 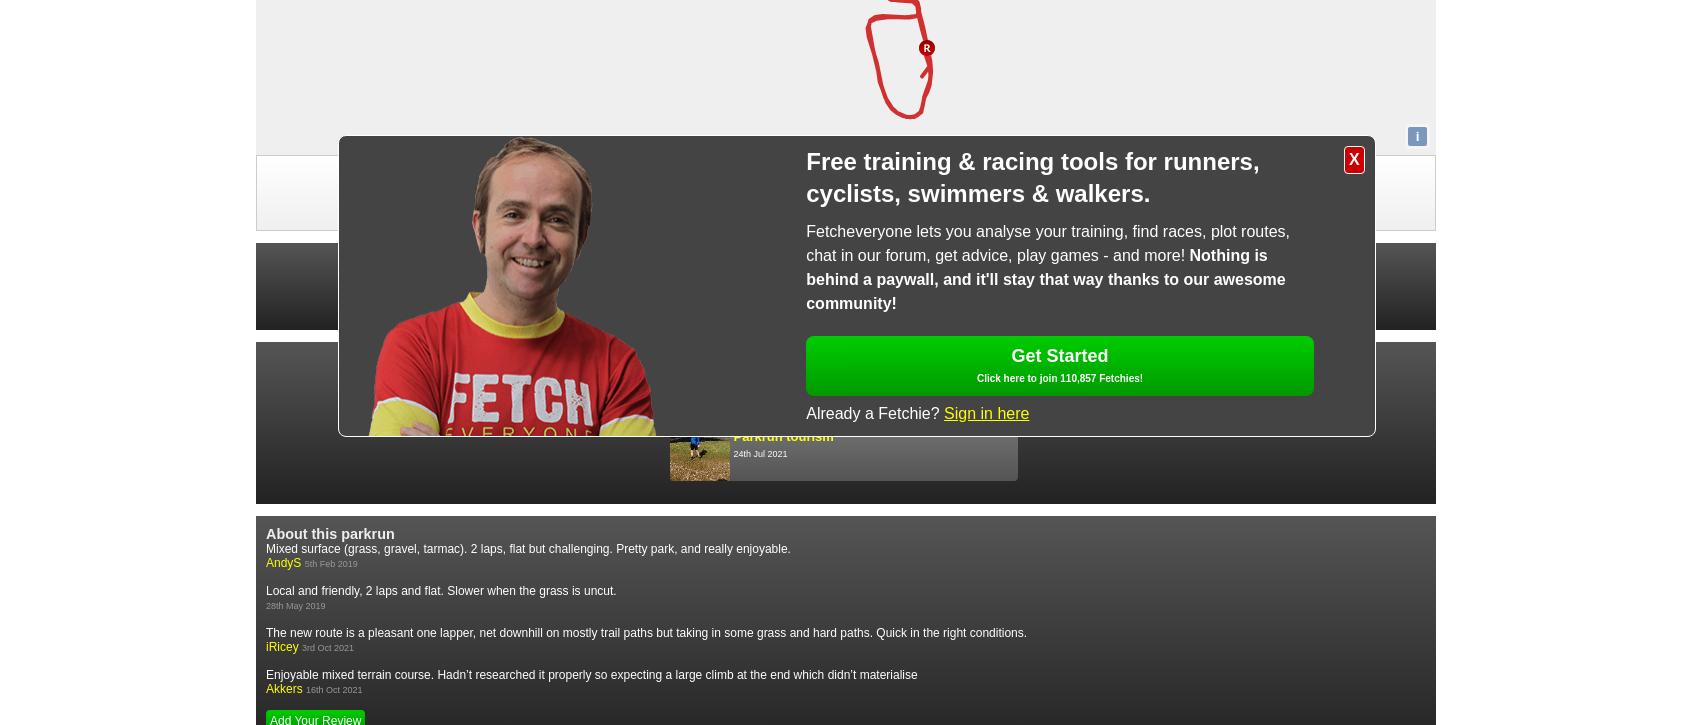 I want to click on 'The new route is a pleasant one lapper, net downhill on mostly trail paths but taking in some grass and hard paths. Quick in the right conditions.', so click(x=646, y=630).